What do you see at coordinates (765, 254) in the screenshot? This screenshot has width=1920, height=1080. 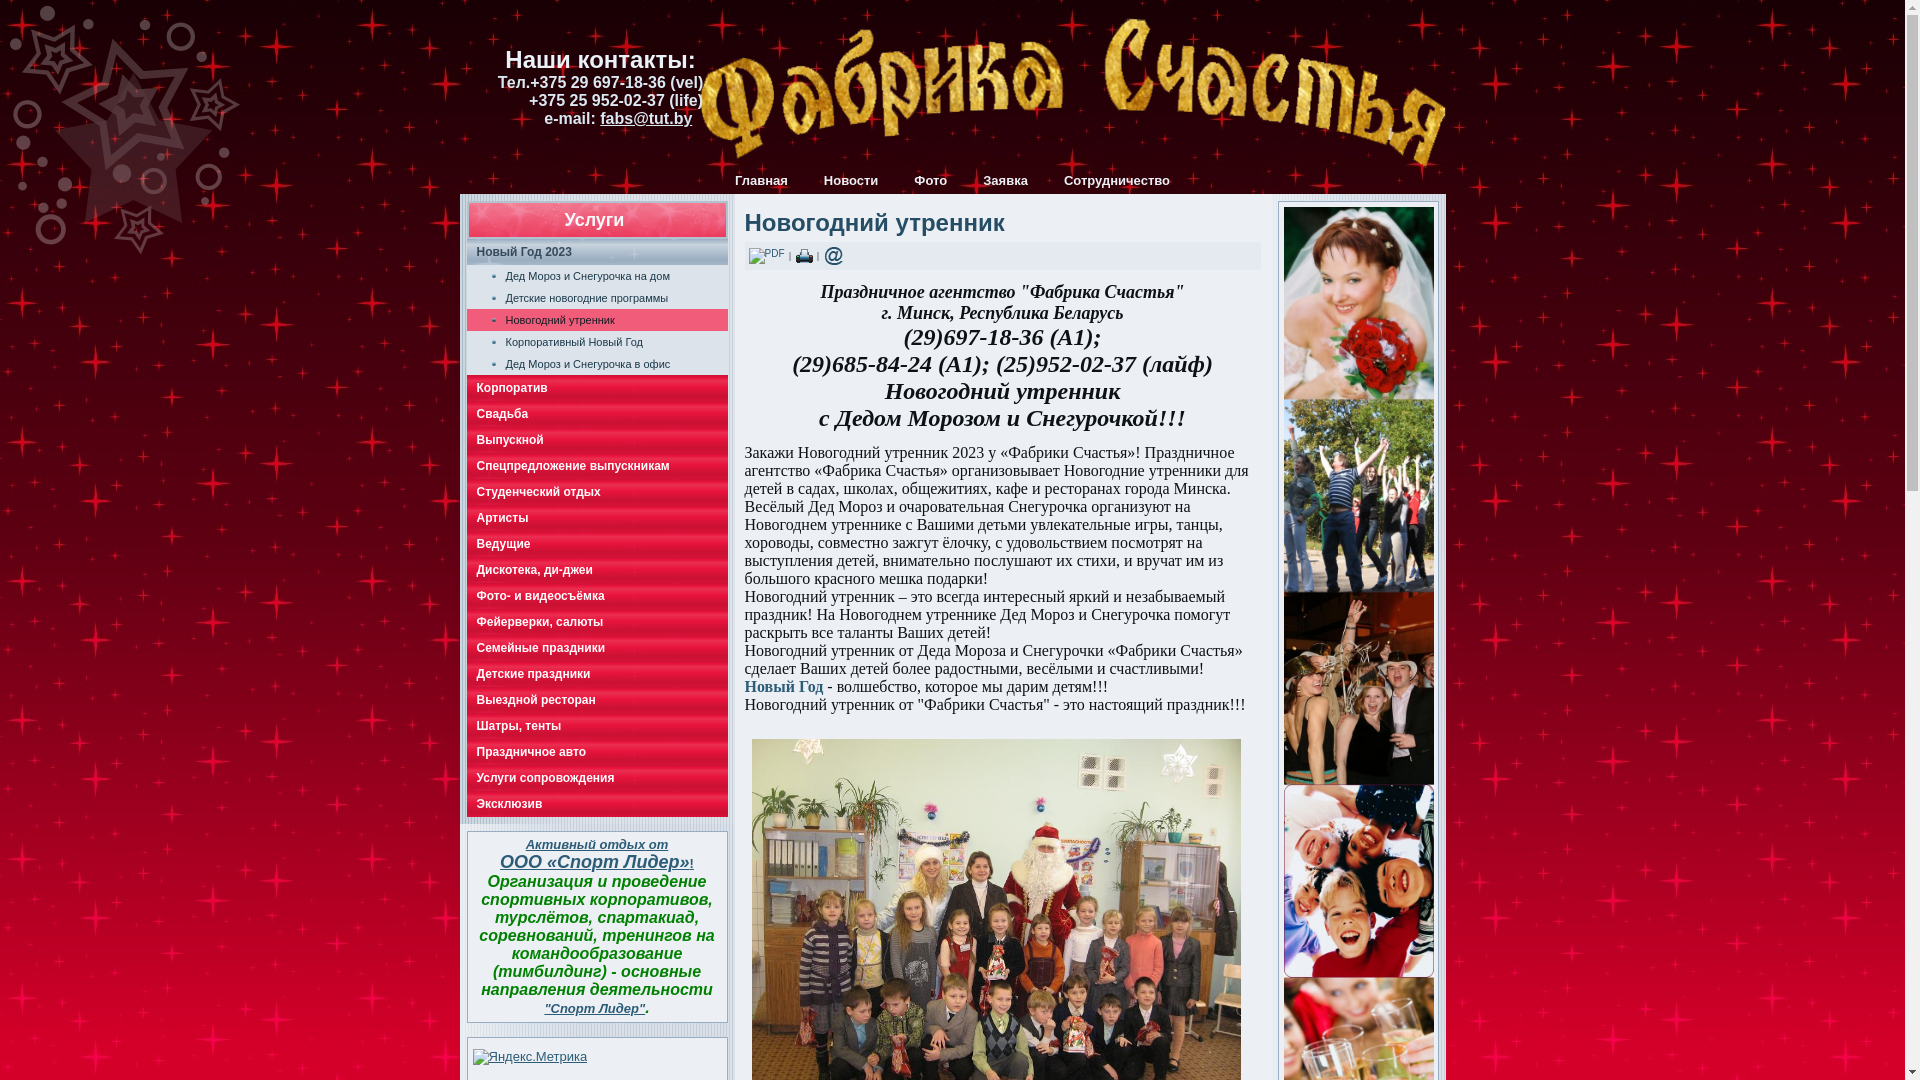 I see `'PDF'` at bounding box center [765, 254].